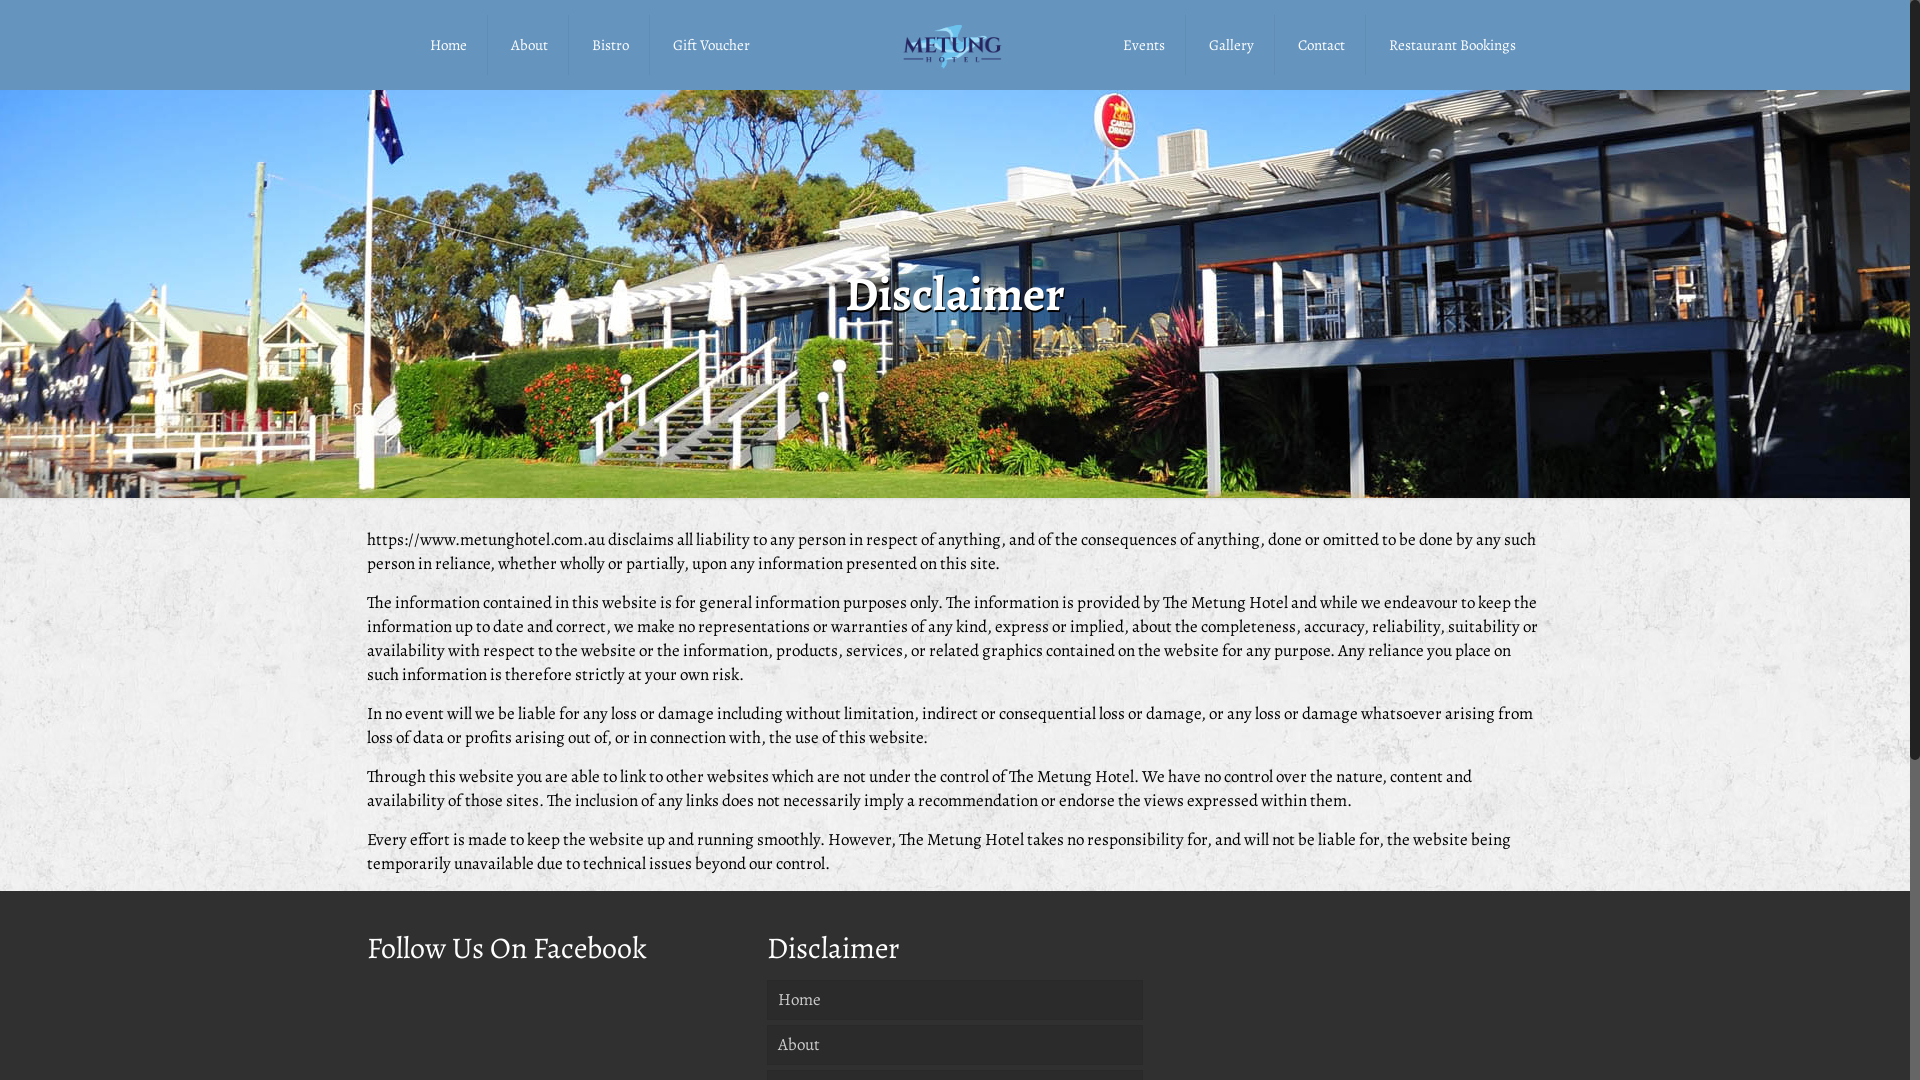  Describe the element at coordinates (1321, 45) in the screenshot. I see `'Contact'` at that location.